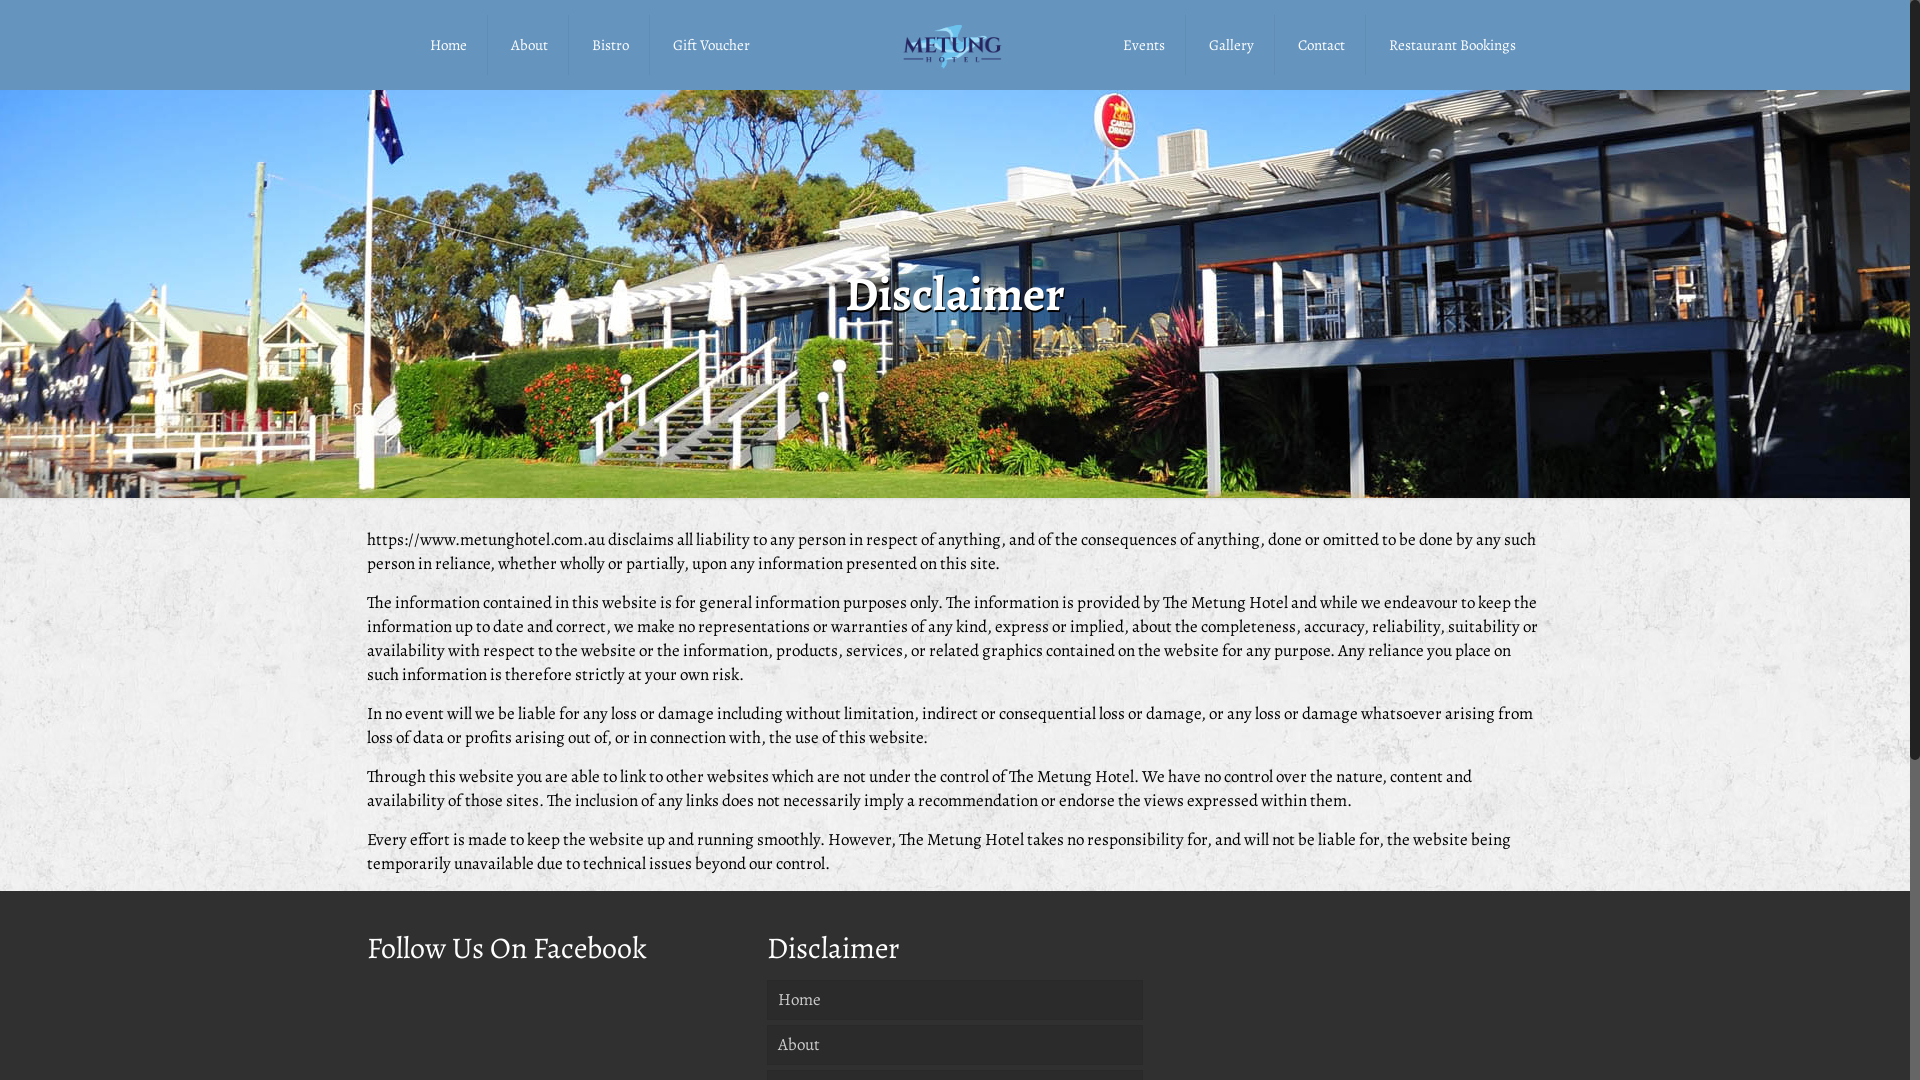  Describe the element at coordinates (1321, 45) in the screenshot. I see `'Contact'` at that location.